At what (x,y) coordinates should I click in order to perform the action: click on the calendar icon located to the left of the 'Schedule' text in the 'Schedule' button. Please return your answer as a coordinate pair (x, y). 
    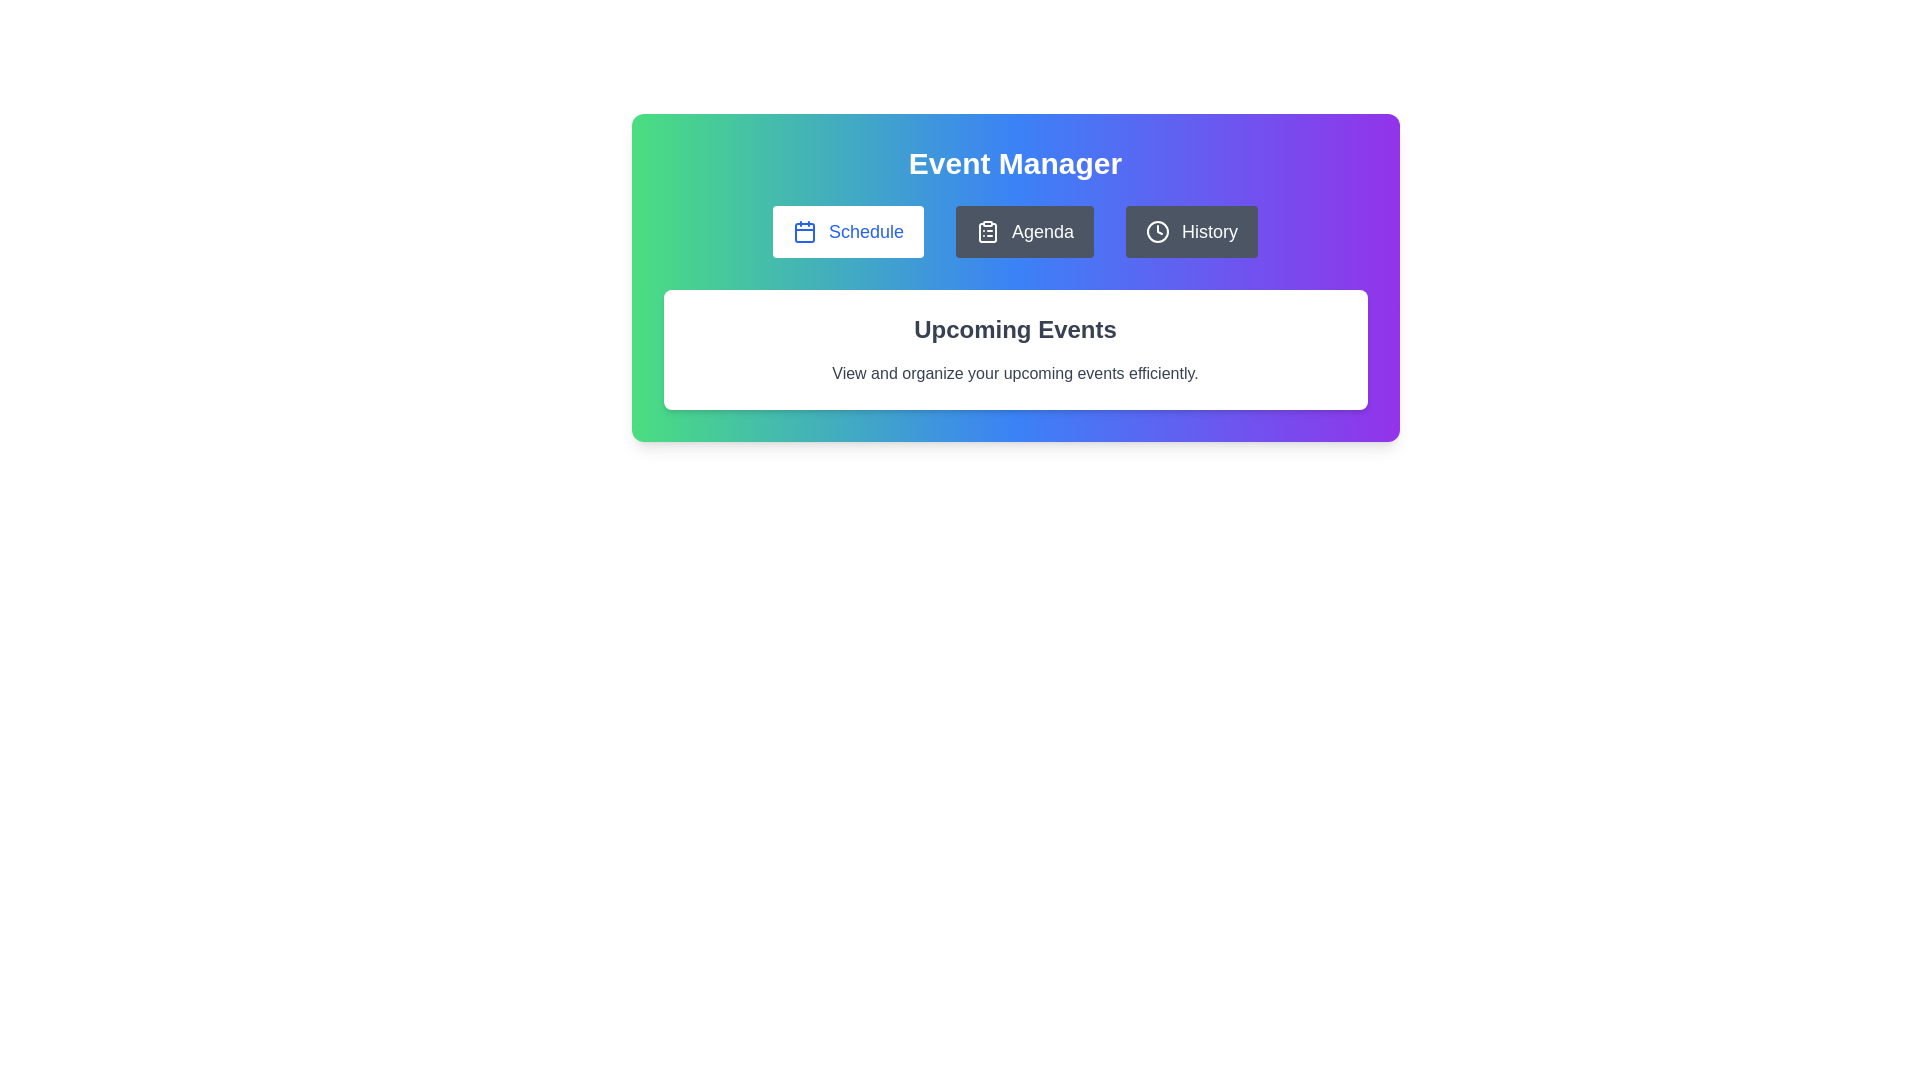
    Looking at the image, I should click on (804, 230).